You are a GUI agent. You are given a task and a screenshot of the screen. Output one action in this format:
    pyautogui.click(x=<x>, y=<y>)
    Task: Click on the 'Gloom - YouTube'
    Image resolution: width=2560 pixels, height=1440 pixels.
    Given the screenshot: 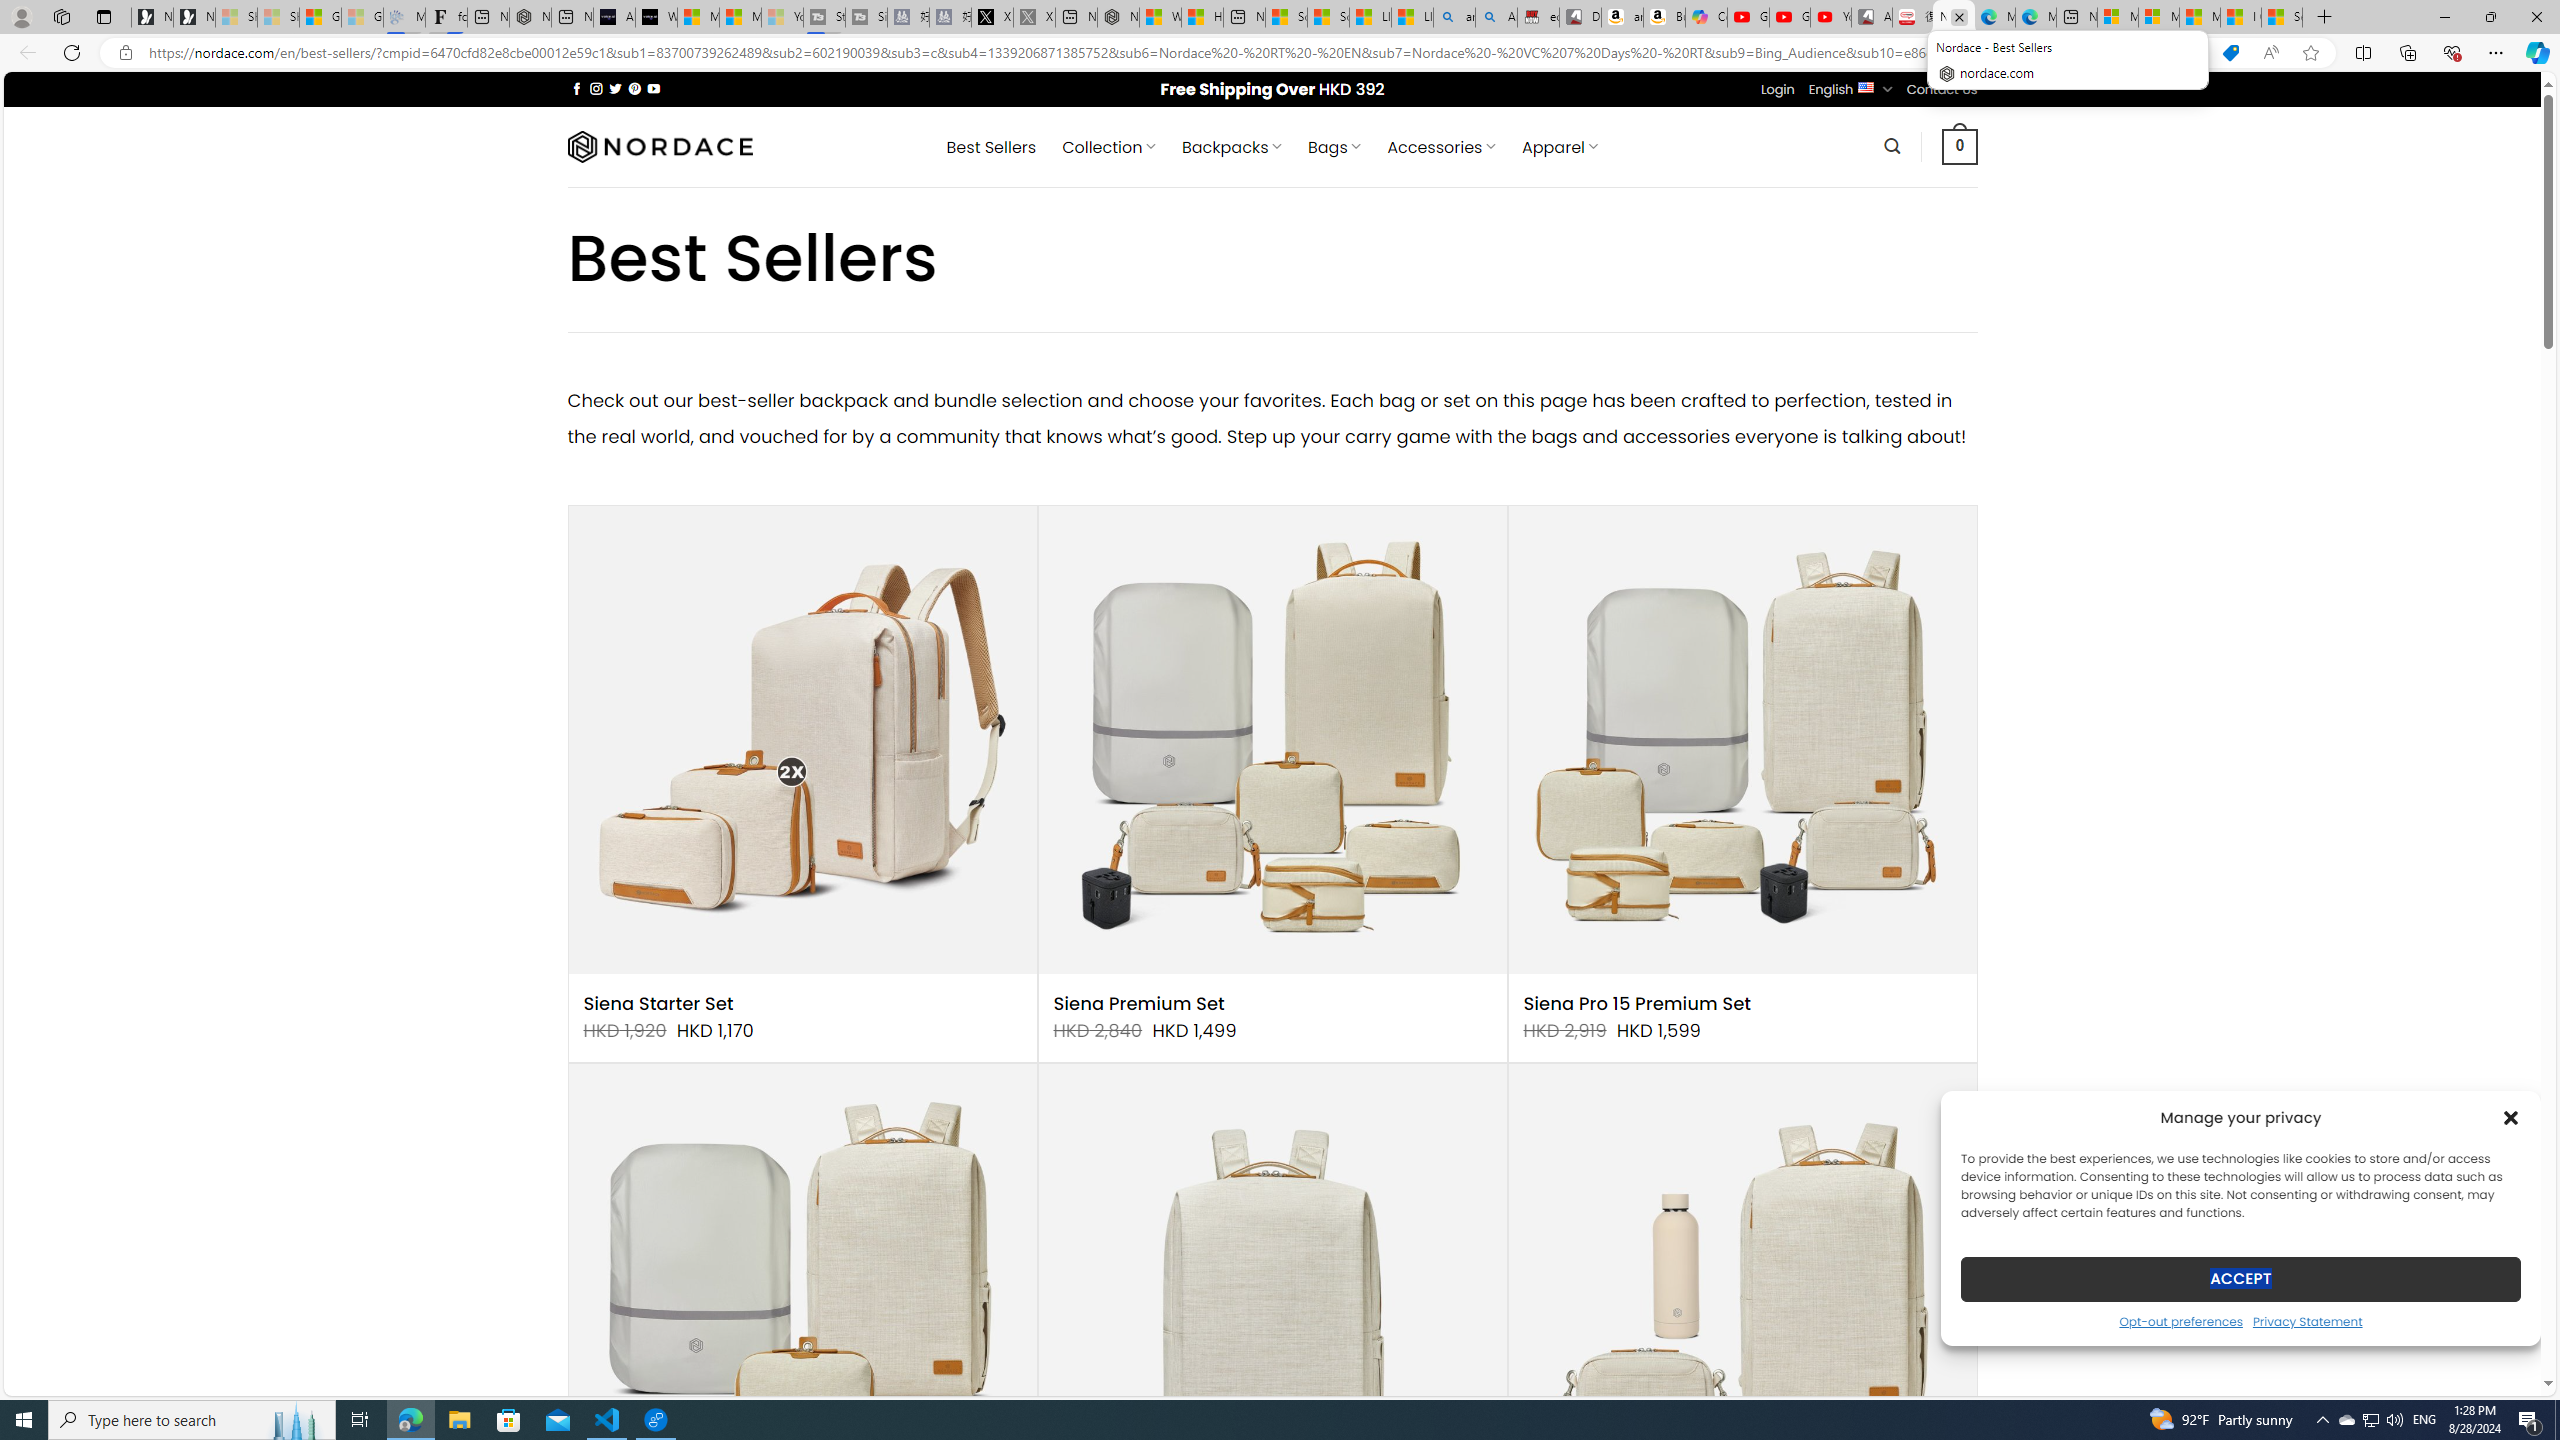 What is the action you would take?
    pyautogui.click(x=1789, y=16)
    